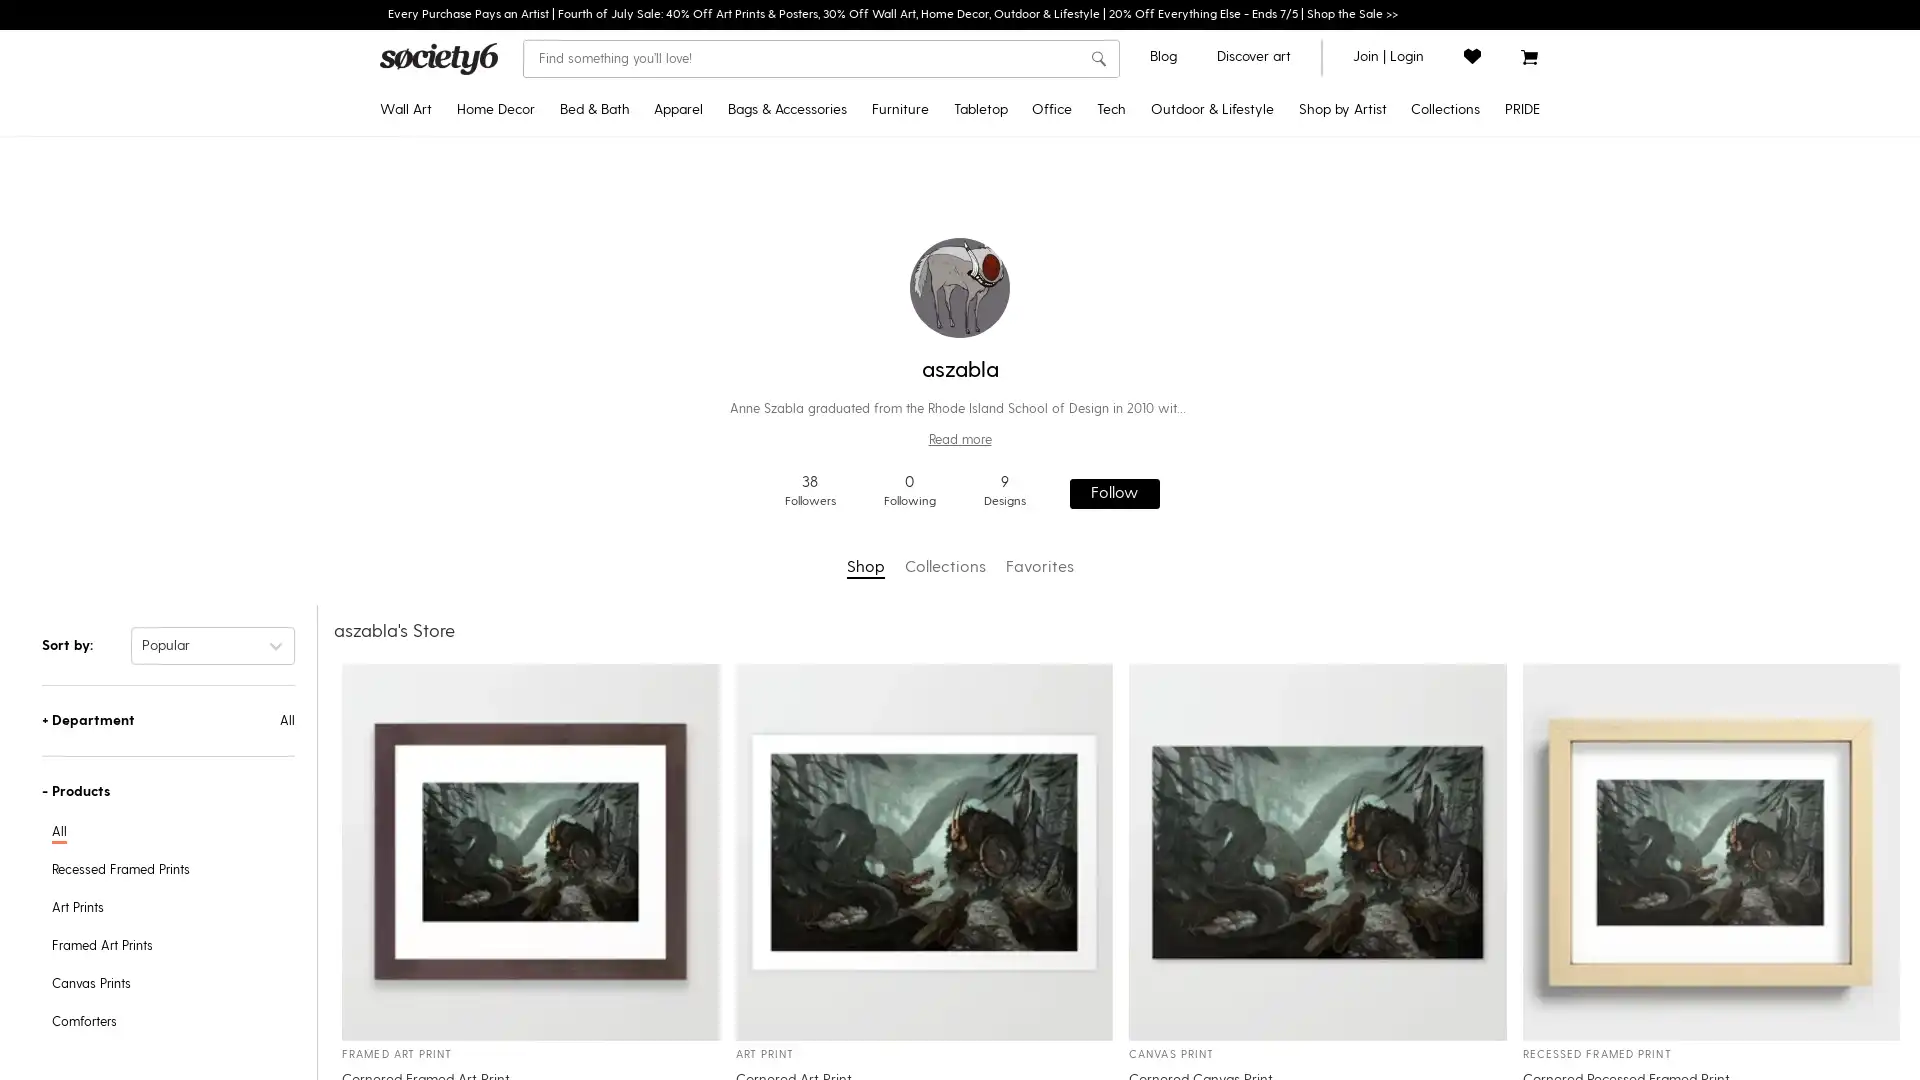  What do you see at coordinates (470, 450) in the screenshot?
I see `Wall Hangings` at bounding box center [470, 450].